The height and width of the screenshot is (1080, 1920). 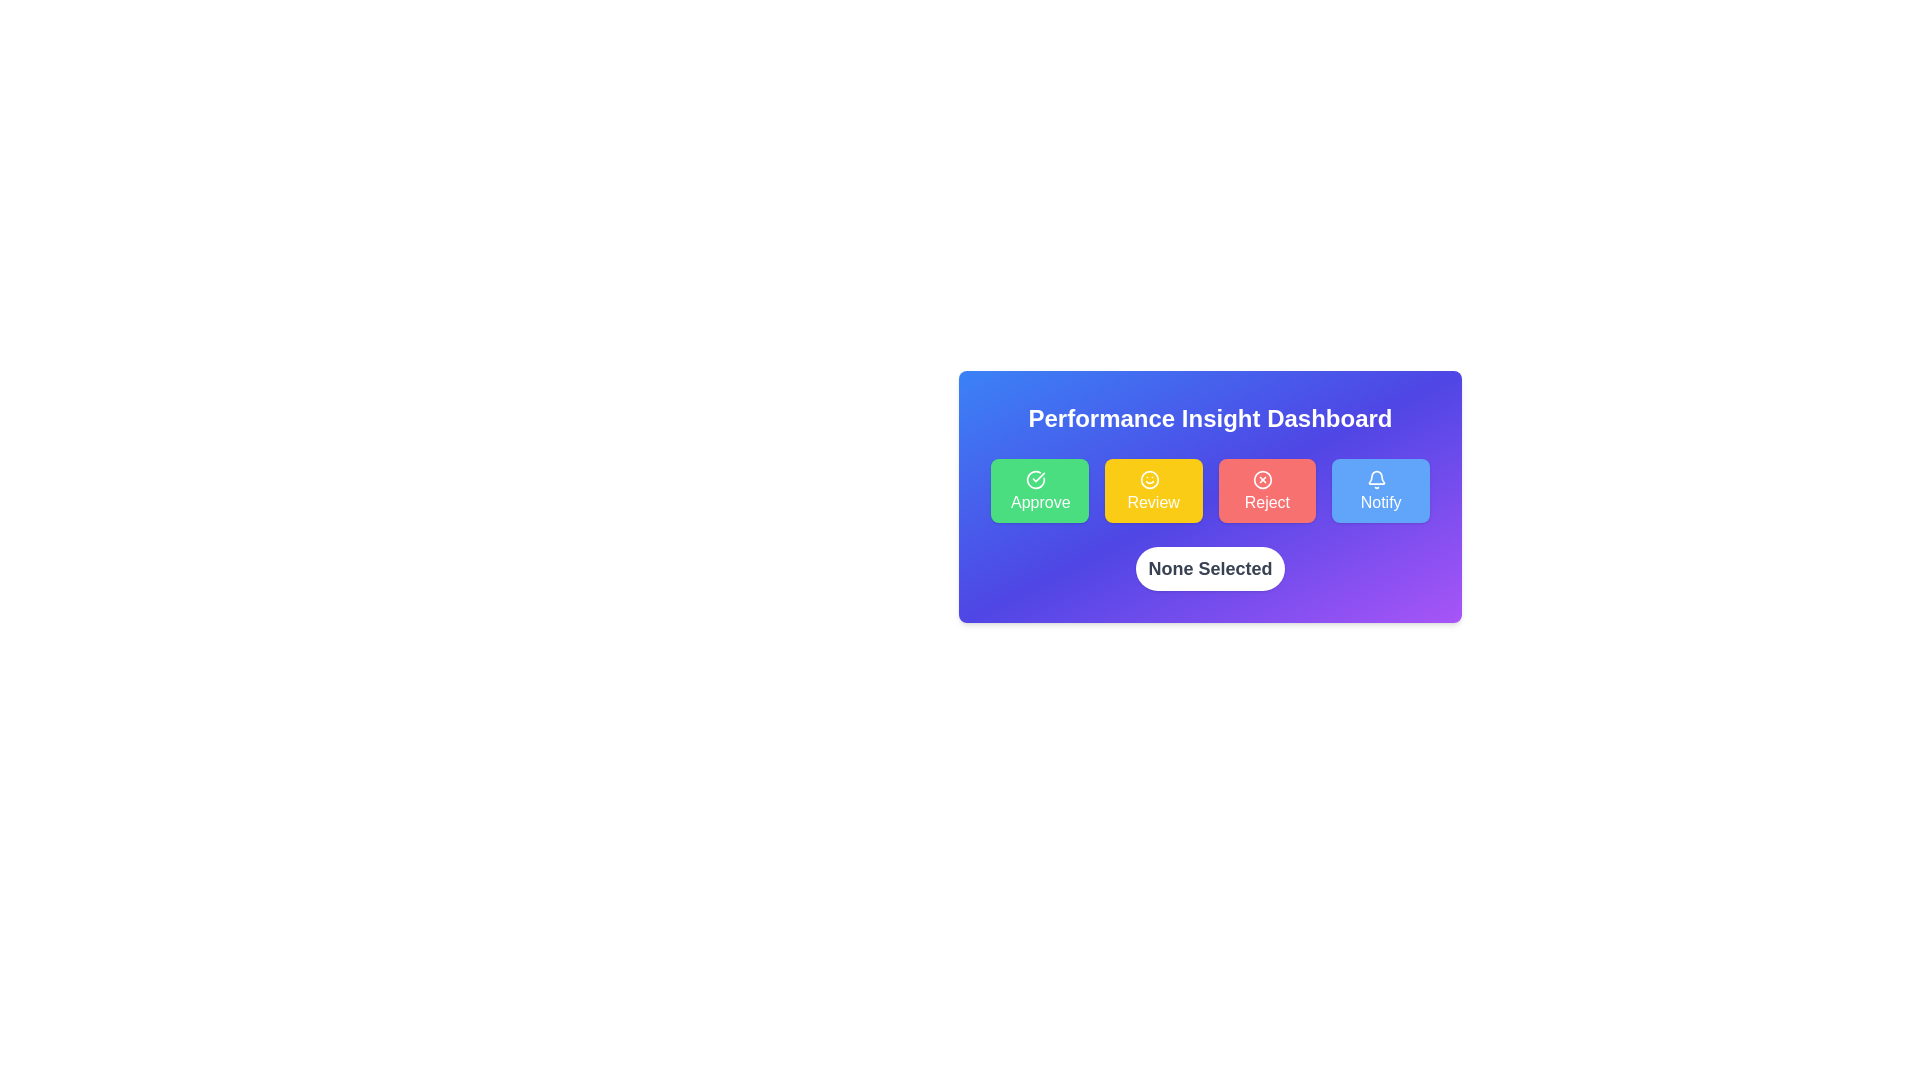 What do you see at coordinates (1380, 490) in the screenshot?
I see `the 'Notify' button, which is the rightmost button in a row of four buttons styled with a blue background and rounded corners` at bounding box center [1380, 490].